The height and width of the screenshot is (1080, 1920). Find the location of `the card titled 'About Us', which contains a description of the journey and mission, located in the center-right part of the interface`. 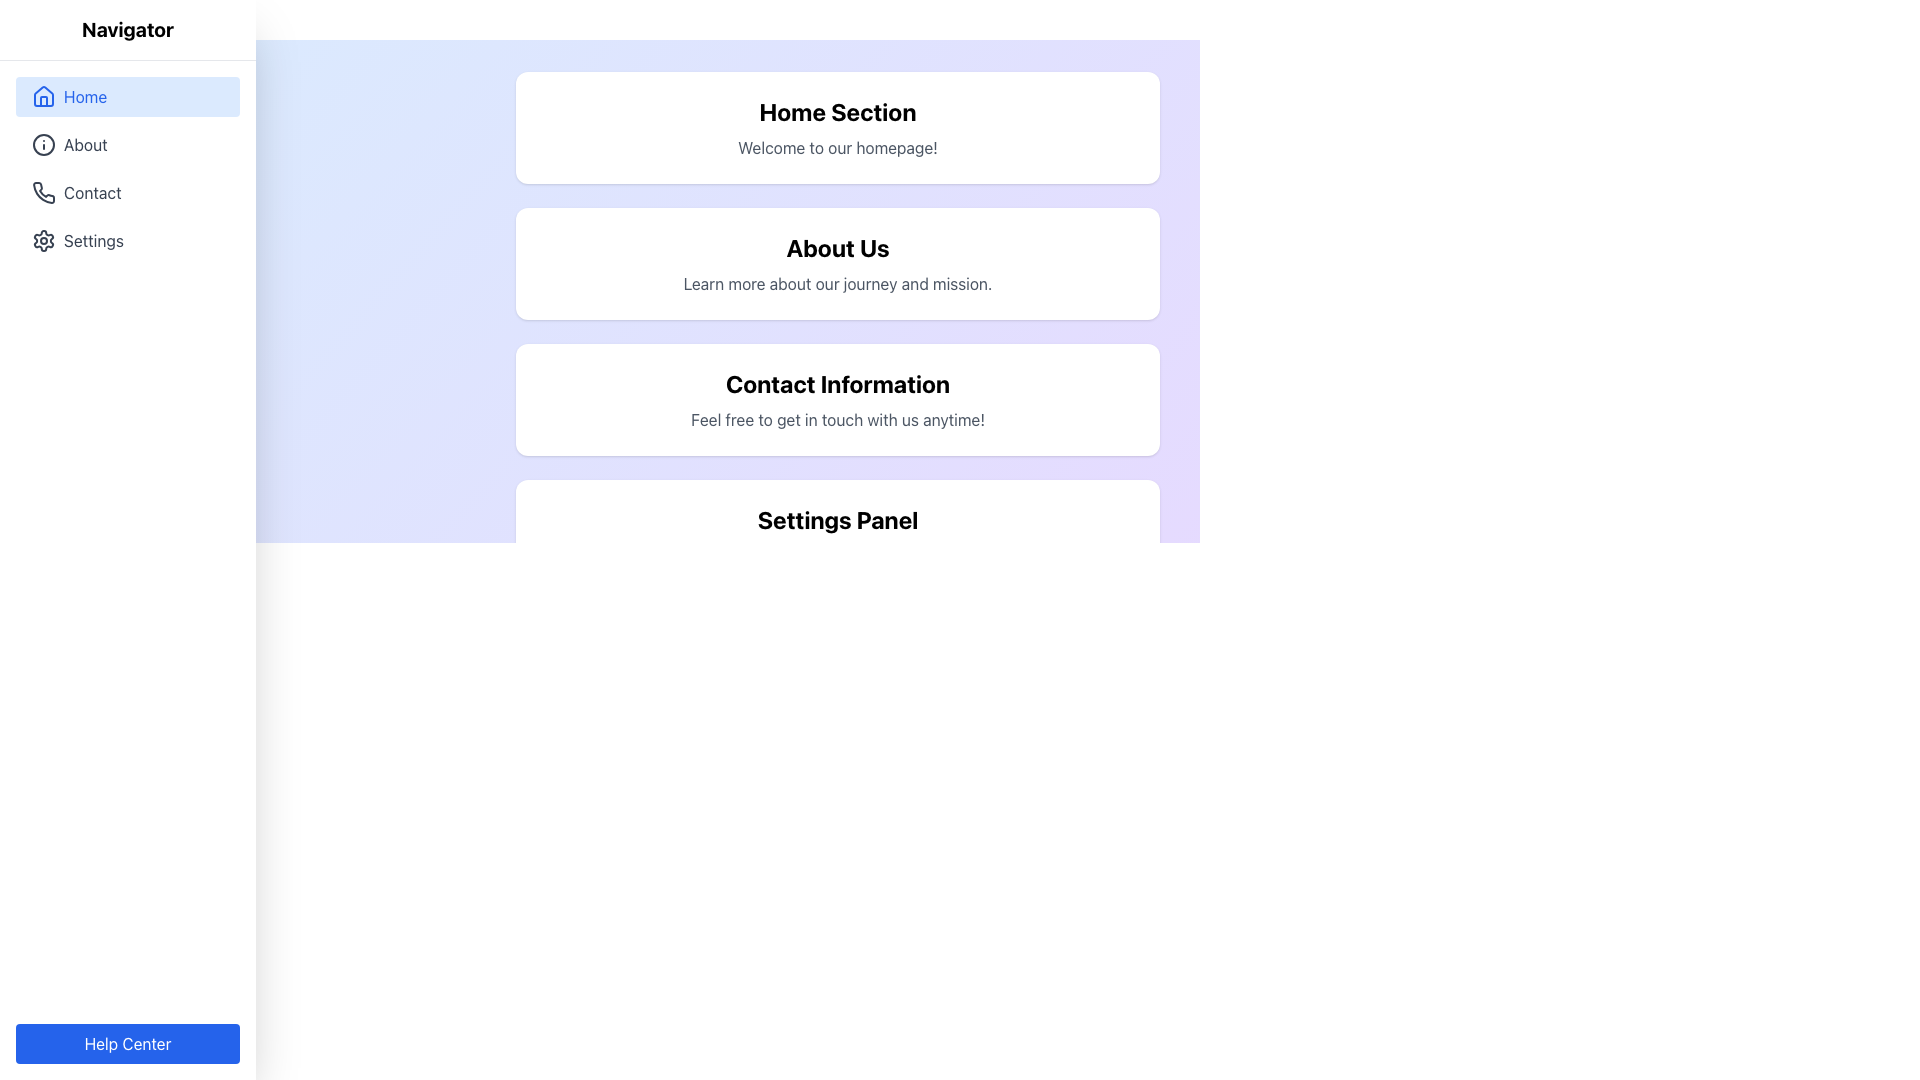

the card titled 'About Us', which contains a description of the journey and mission, located in the center-right part of the interface is located at coordinates (838, 262).